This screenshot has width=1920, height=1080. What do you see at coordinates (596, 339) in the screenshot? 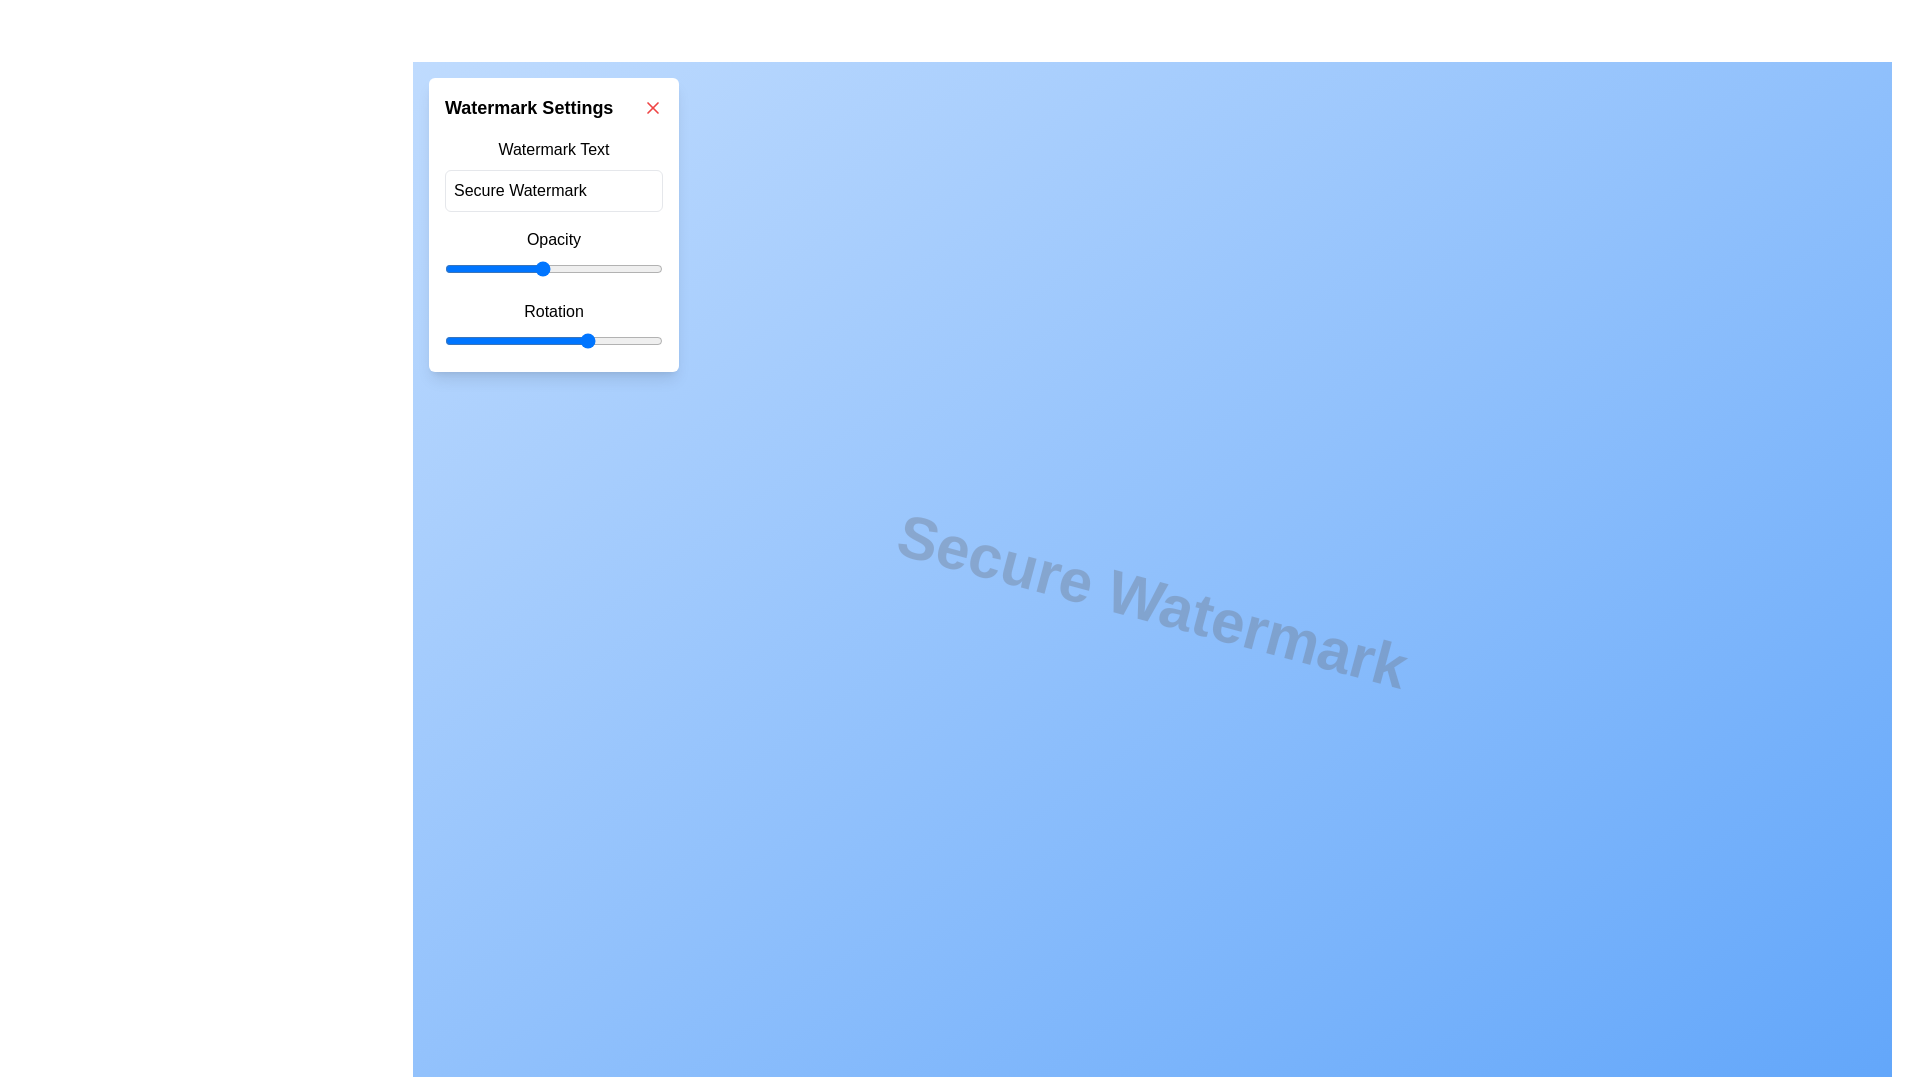
I see `the rotation` at bounding box center [596, 339].